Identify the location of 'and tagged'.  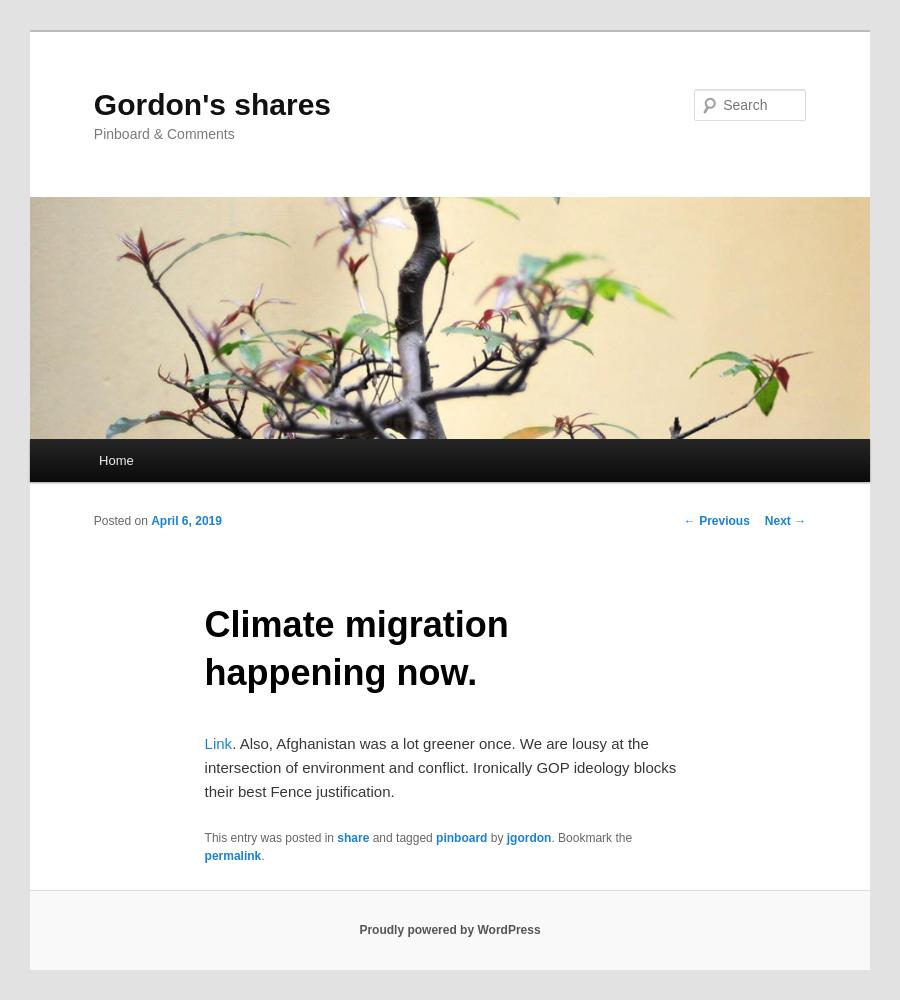
(402, 837).